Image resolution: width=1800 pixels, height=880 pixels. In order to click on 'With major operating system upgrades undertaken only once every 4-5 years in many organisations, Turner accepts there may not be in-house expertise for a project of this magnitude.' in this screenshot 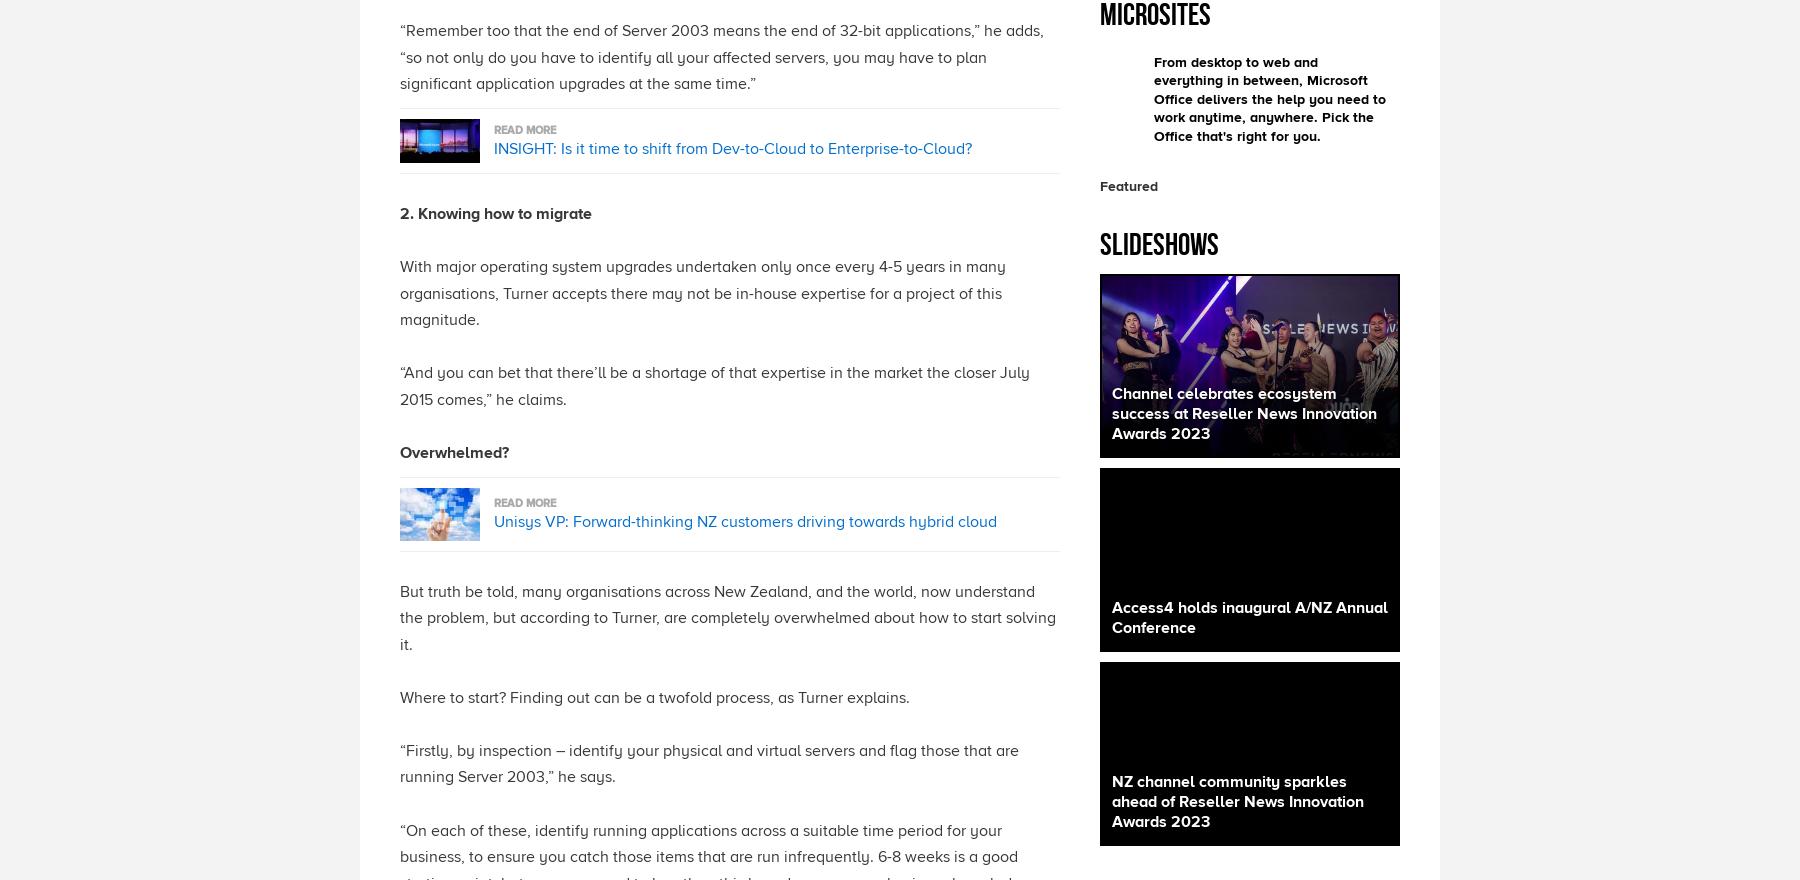, I will do `click(702, 293)`.